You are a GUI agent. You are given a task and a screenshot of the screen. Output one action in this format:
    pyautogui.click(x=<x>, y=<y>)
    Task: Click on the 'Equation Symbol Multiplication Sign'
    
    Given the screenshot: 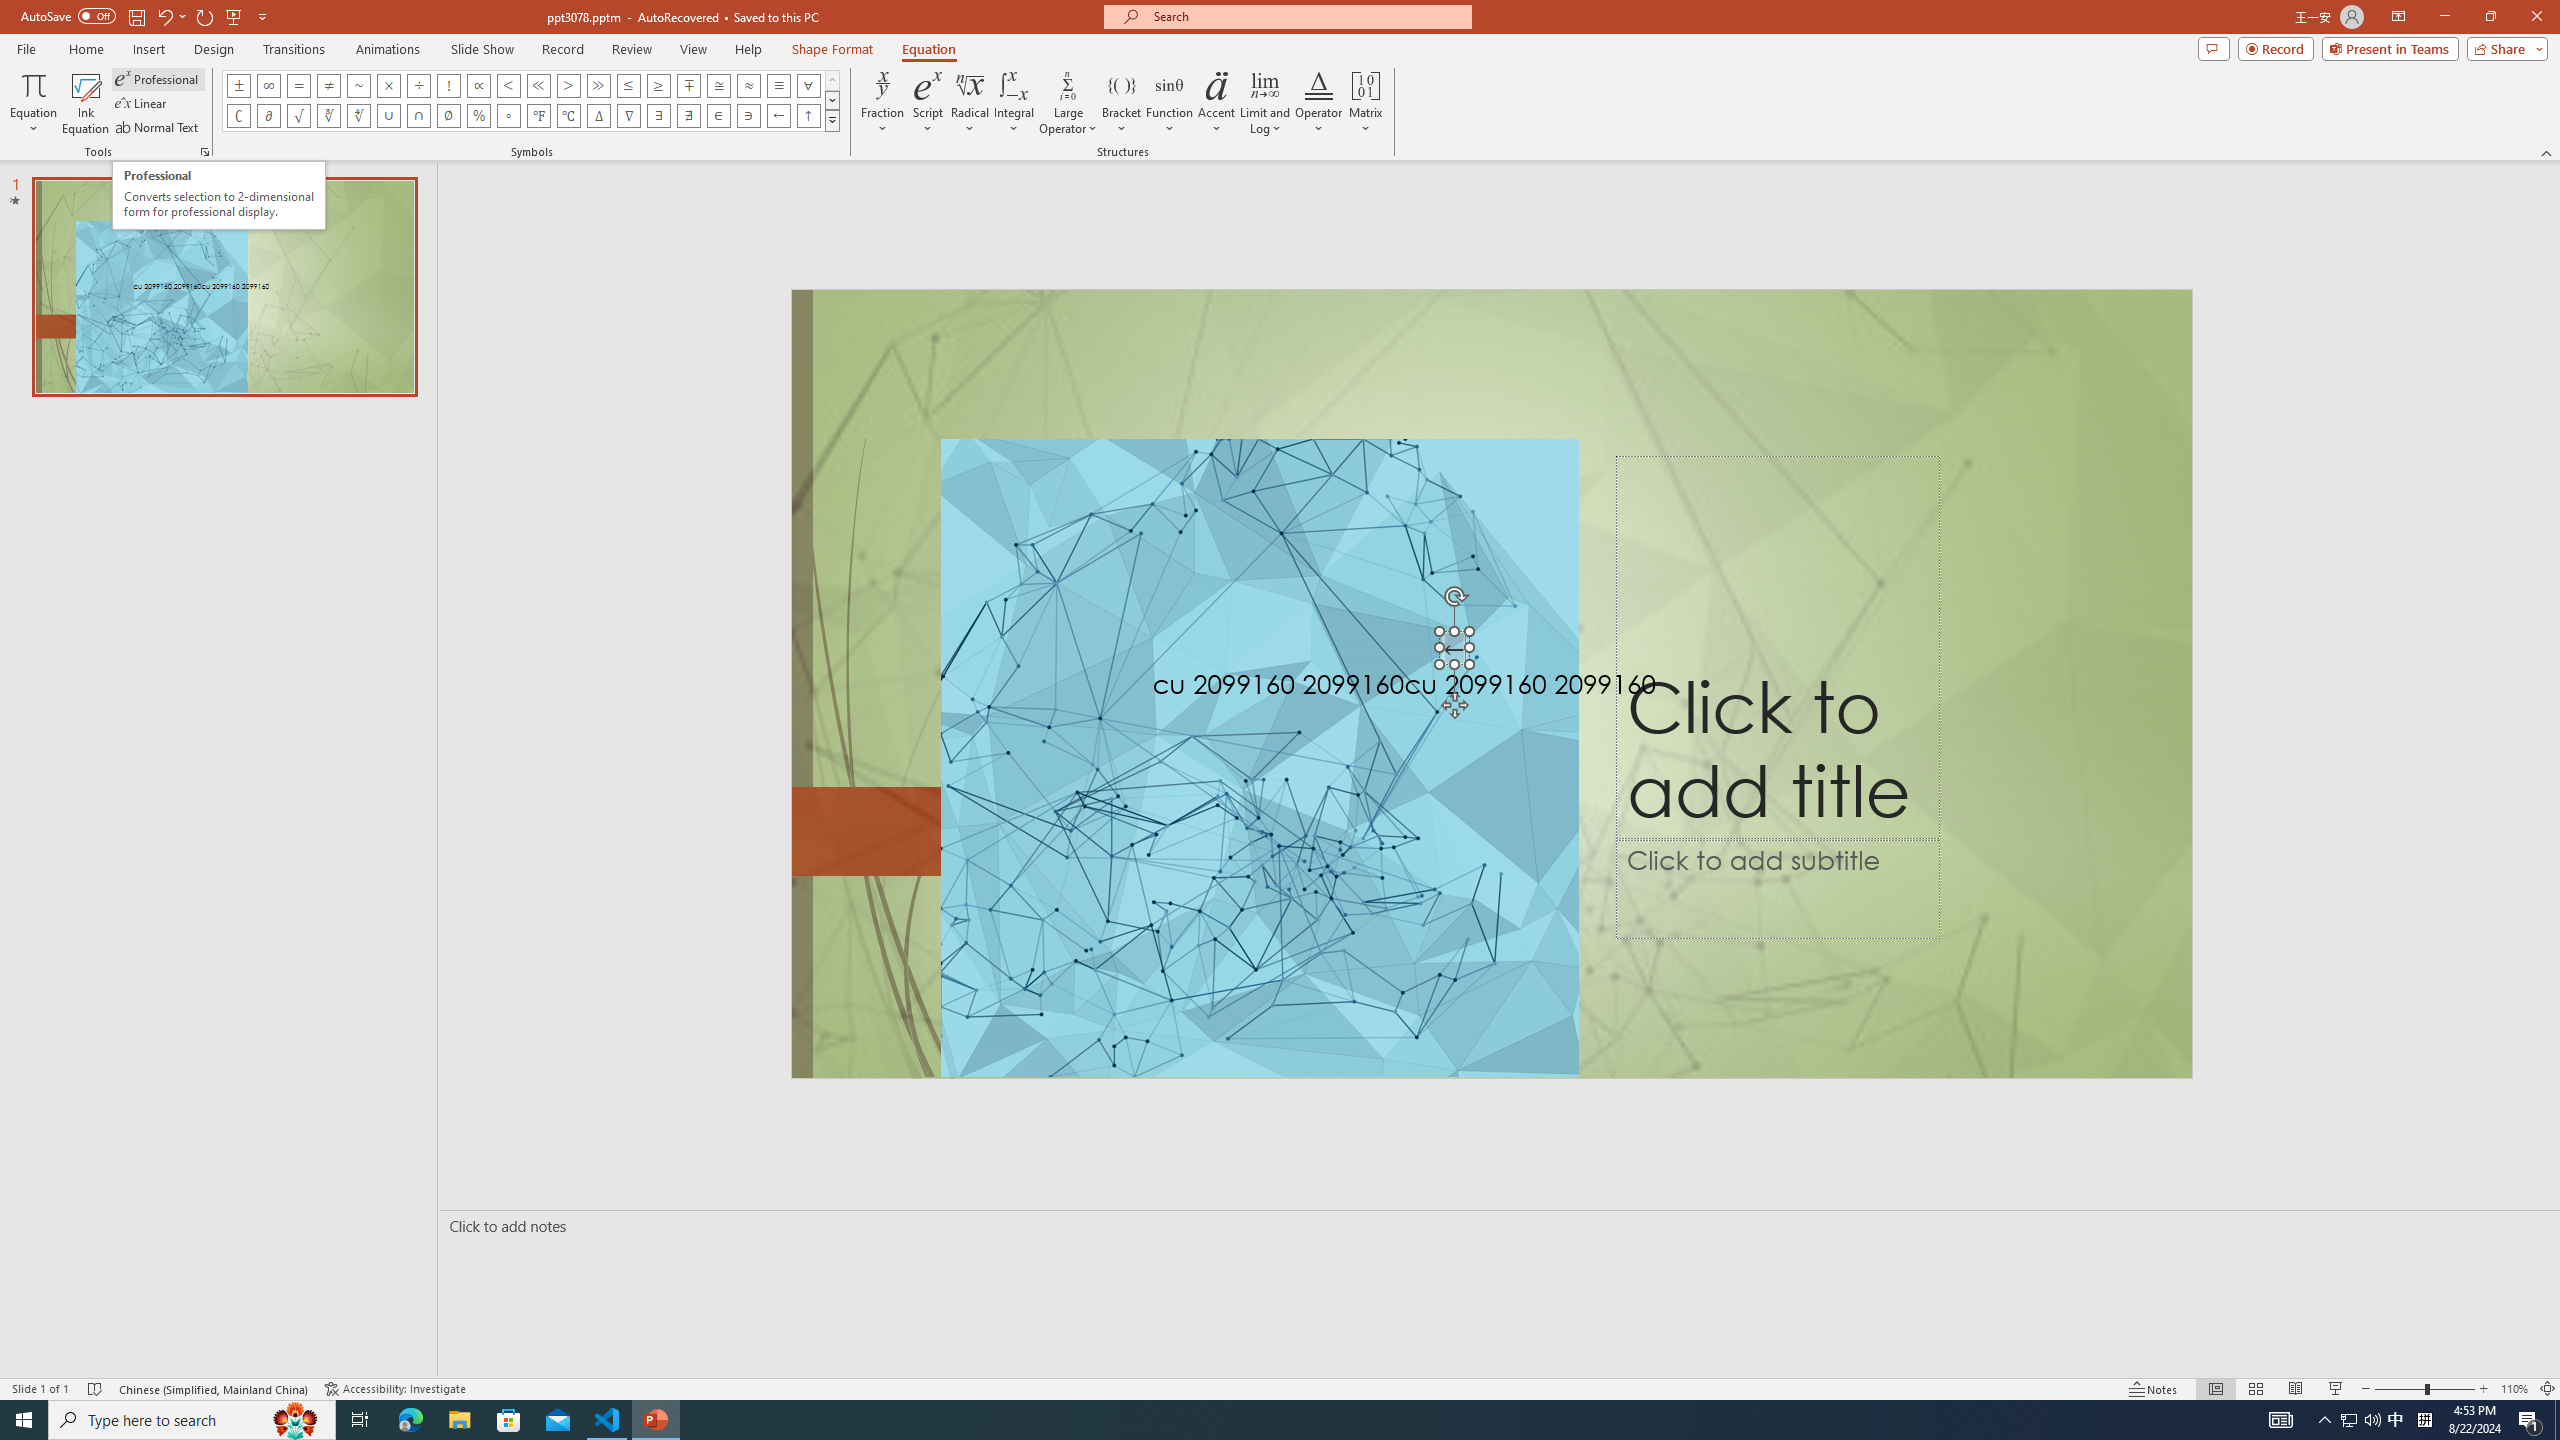 What is the action you would take?
    pyautogui.click(x=388, y=84)
    